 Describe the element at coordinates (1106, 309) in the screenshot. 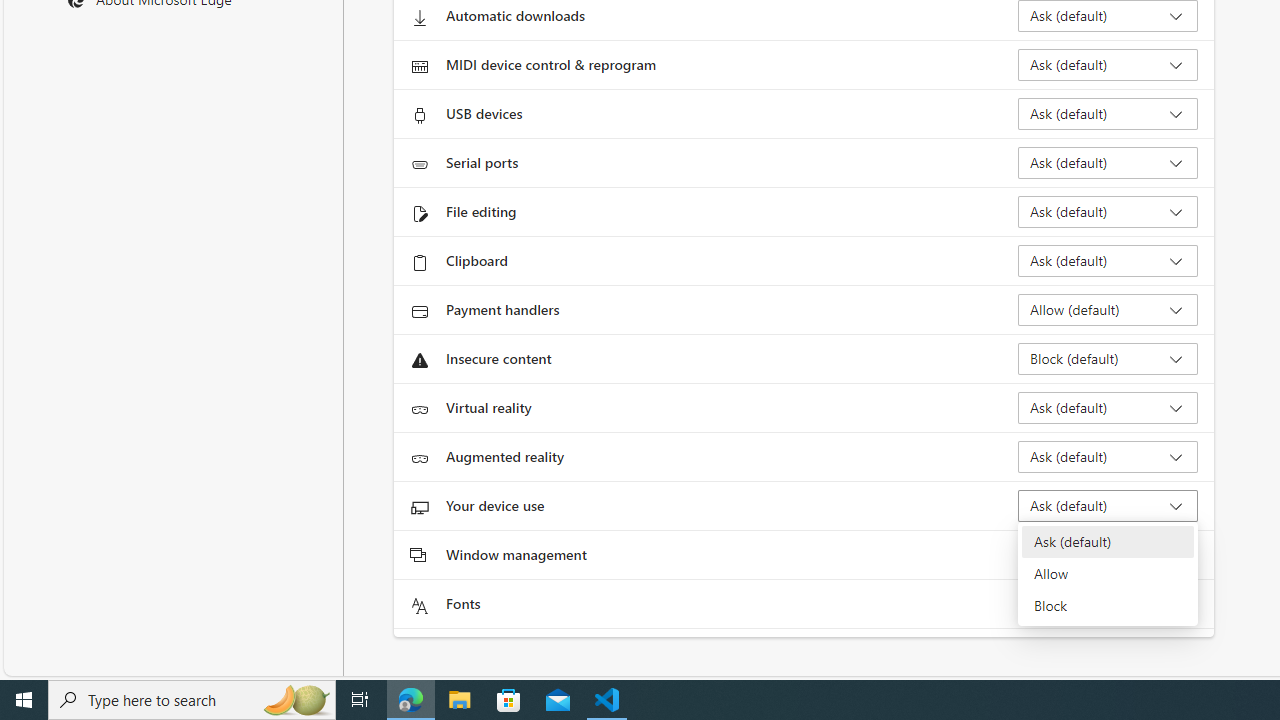

I see `'Payment handlers Allow (default)'` at that location.